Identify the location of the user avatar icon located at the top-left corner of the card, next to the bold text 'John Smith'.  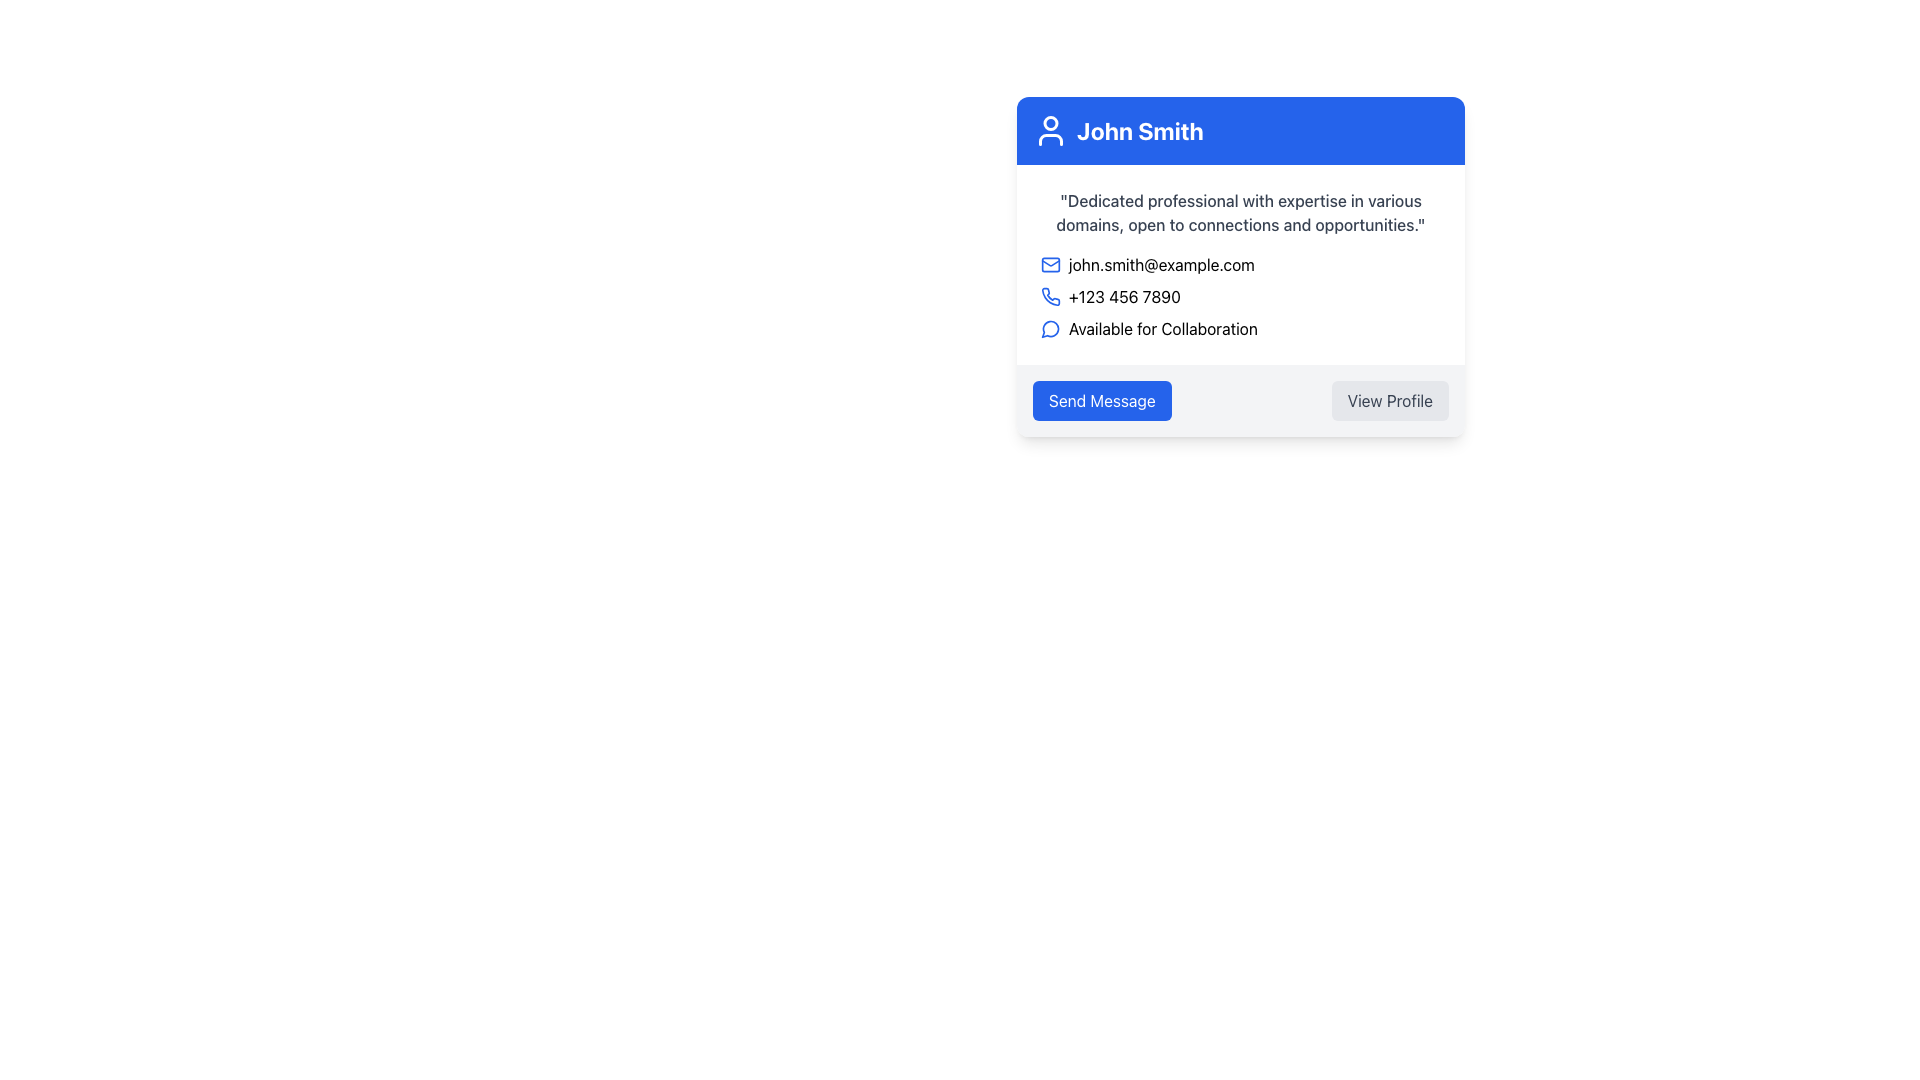
(1050, 131).